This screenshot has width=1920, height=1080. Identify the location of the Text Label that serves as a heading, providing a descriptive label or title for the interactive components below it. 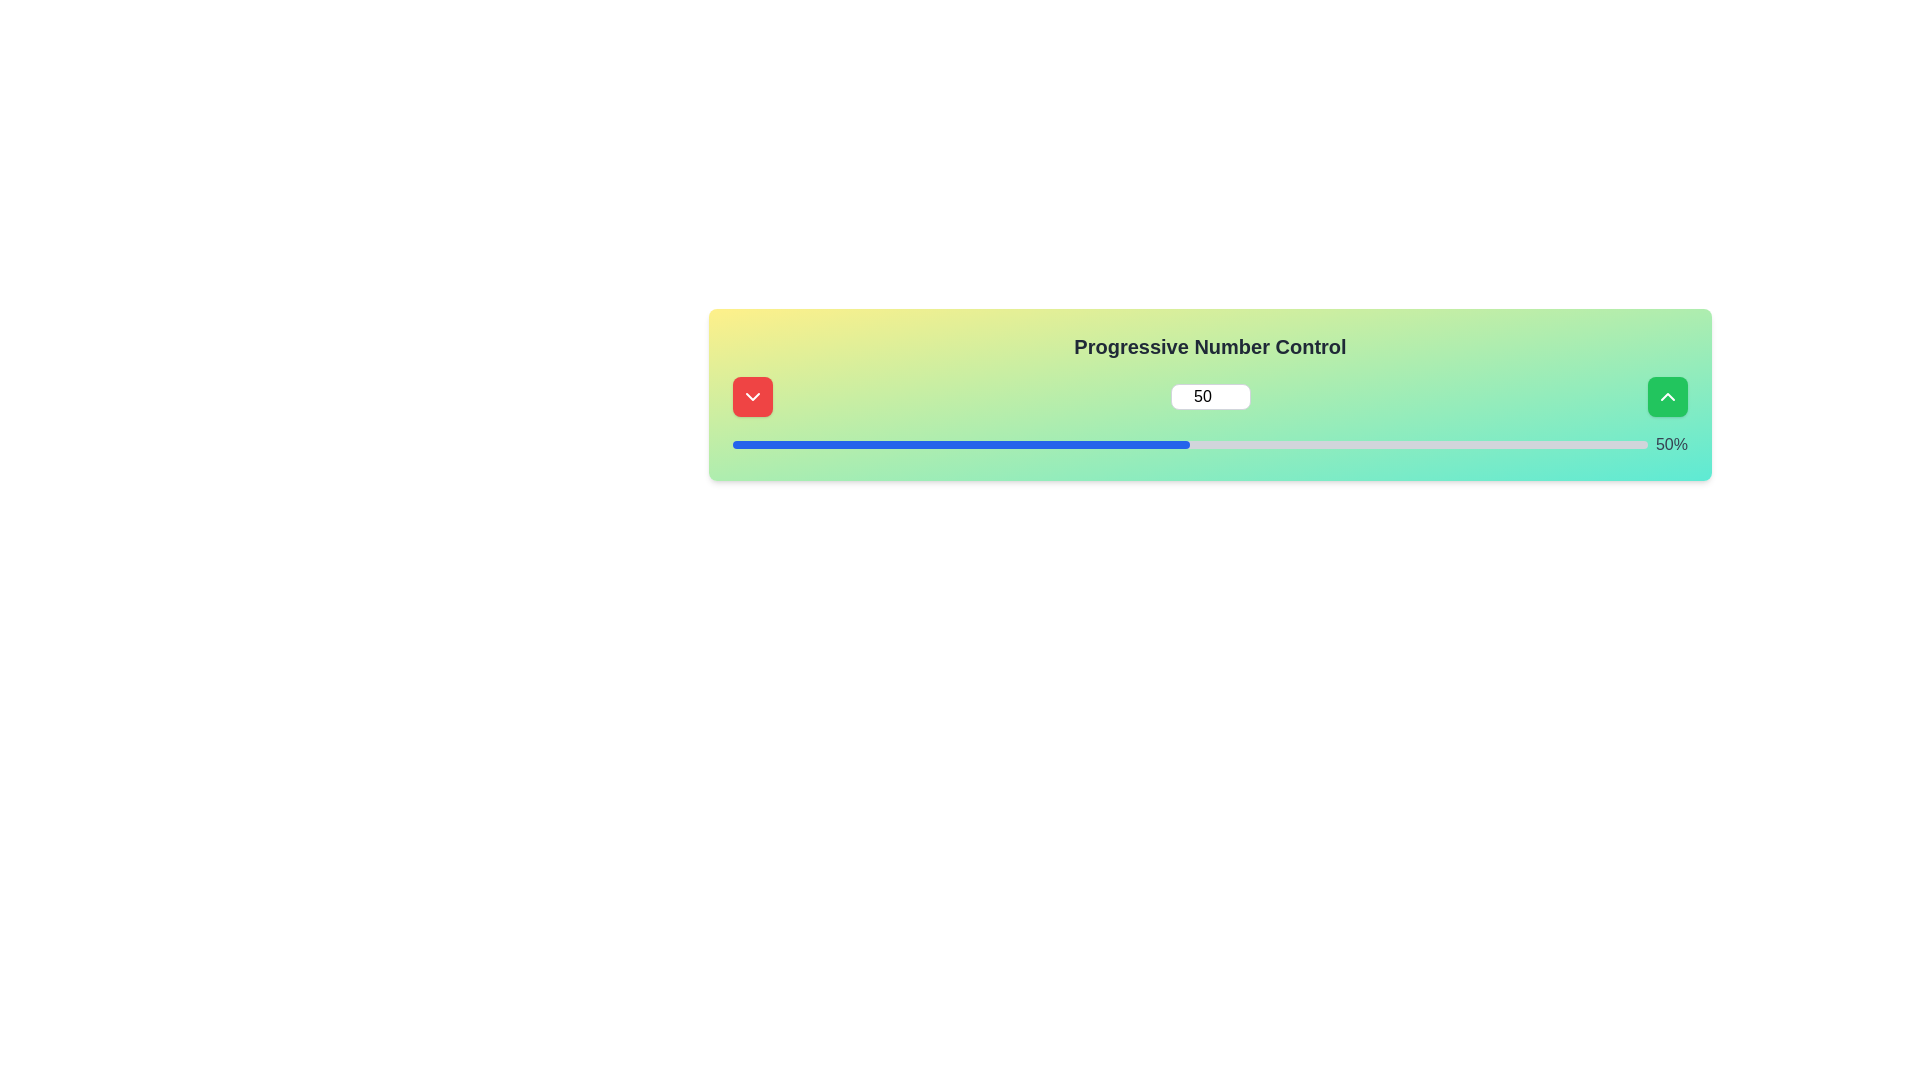
(1209, 346).